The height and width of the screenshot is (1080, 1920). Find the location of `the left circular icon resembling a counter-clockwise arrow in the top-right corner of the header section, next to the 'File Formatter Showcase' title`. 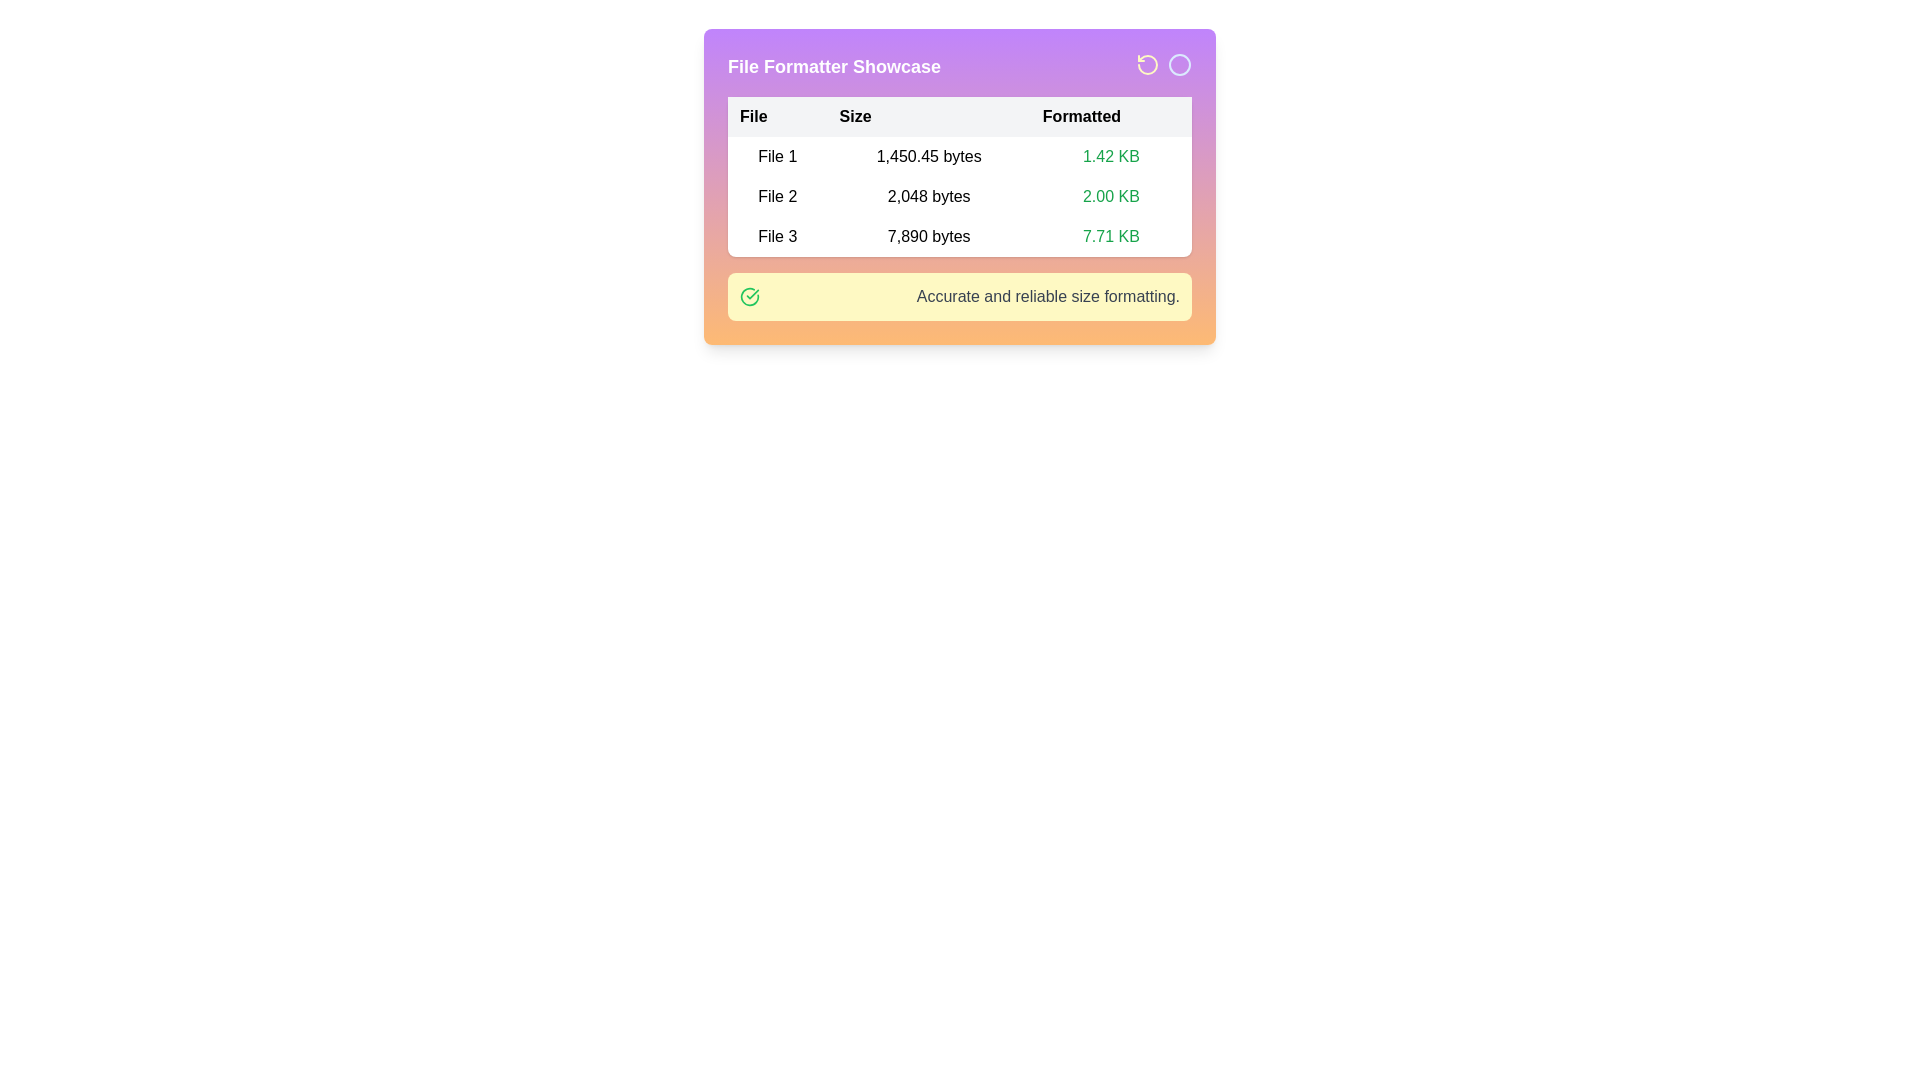

the left circular icon resembling a counter-clockwise arrow in the top-right corner of the header section, next to the 'File Formatter Showcase' title is located at coordinates (1163, 65).